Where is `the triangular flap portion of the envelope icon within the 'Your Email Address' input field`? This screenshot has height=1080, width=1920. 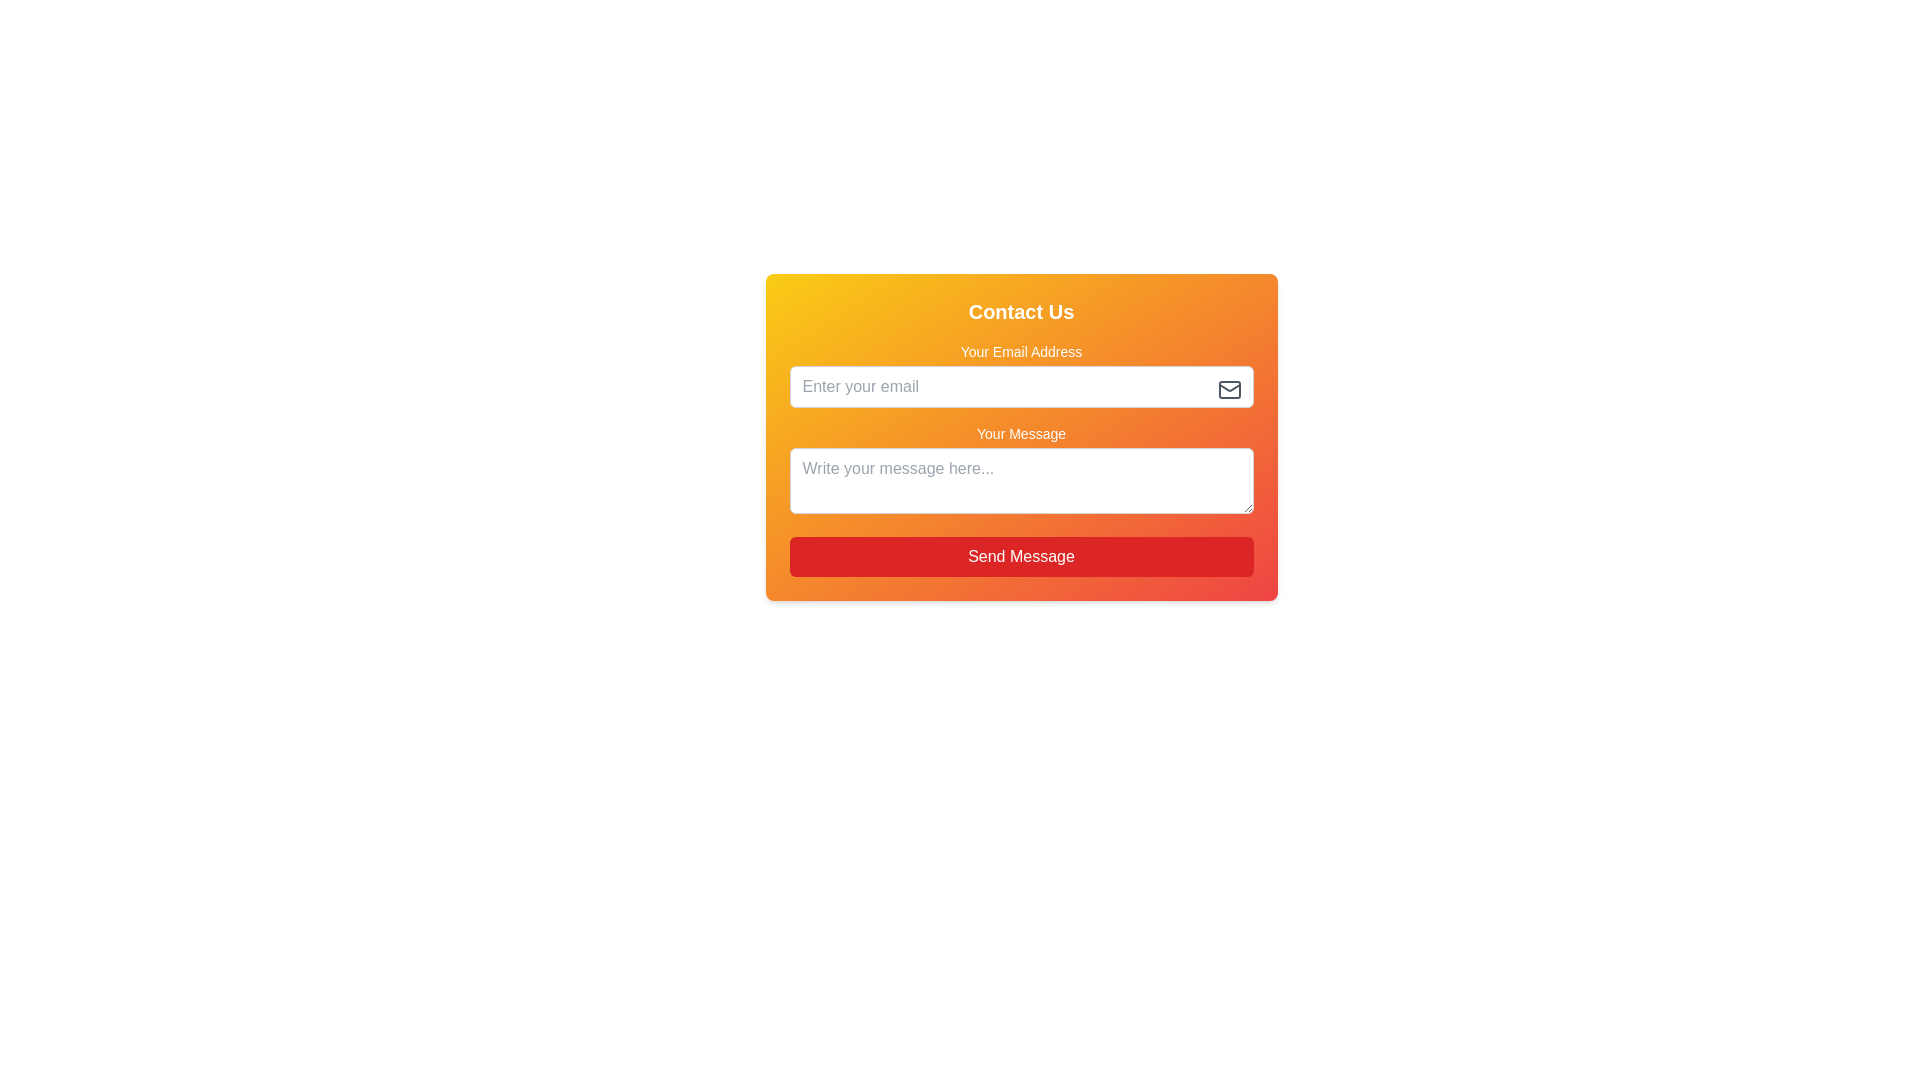
the triangular flap portion of the envelope icon within the 'Your Email Address' input field is located at coordinates (1228, 388).